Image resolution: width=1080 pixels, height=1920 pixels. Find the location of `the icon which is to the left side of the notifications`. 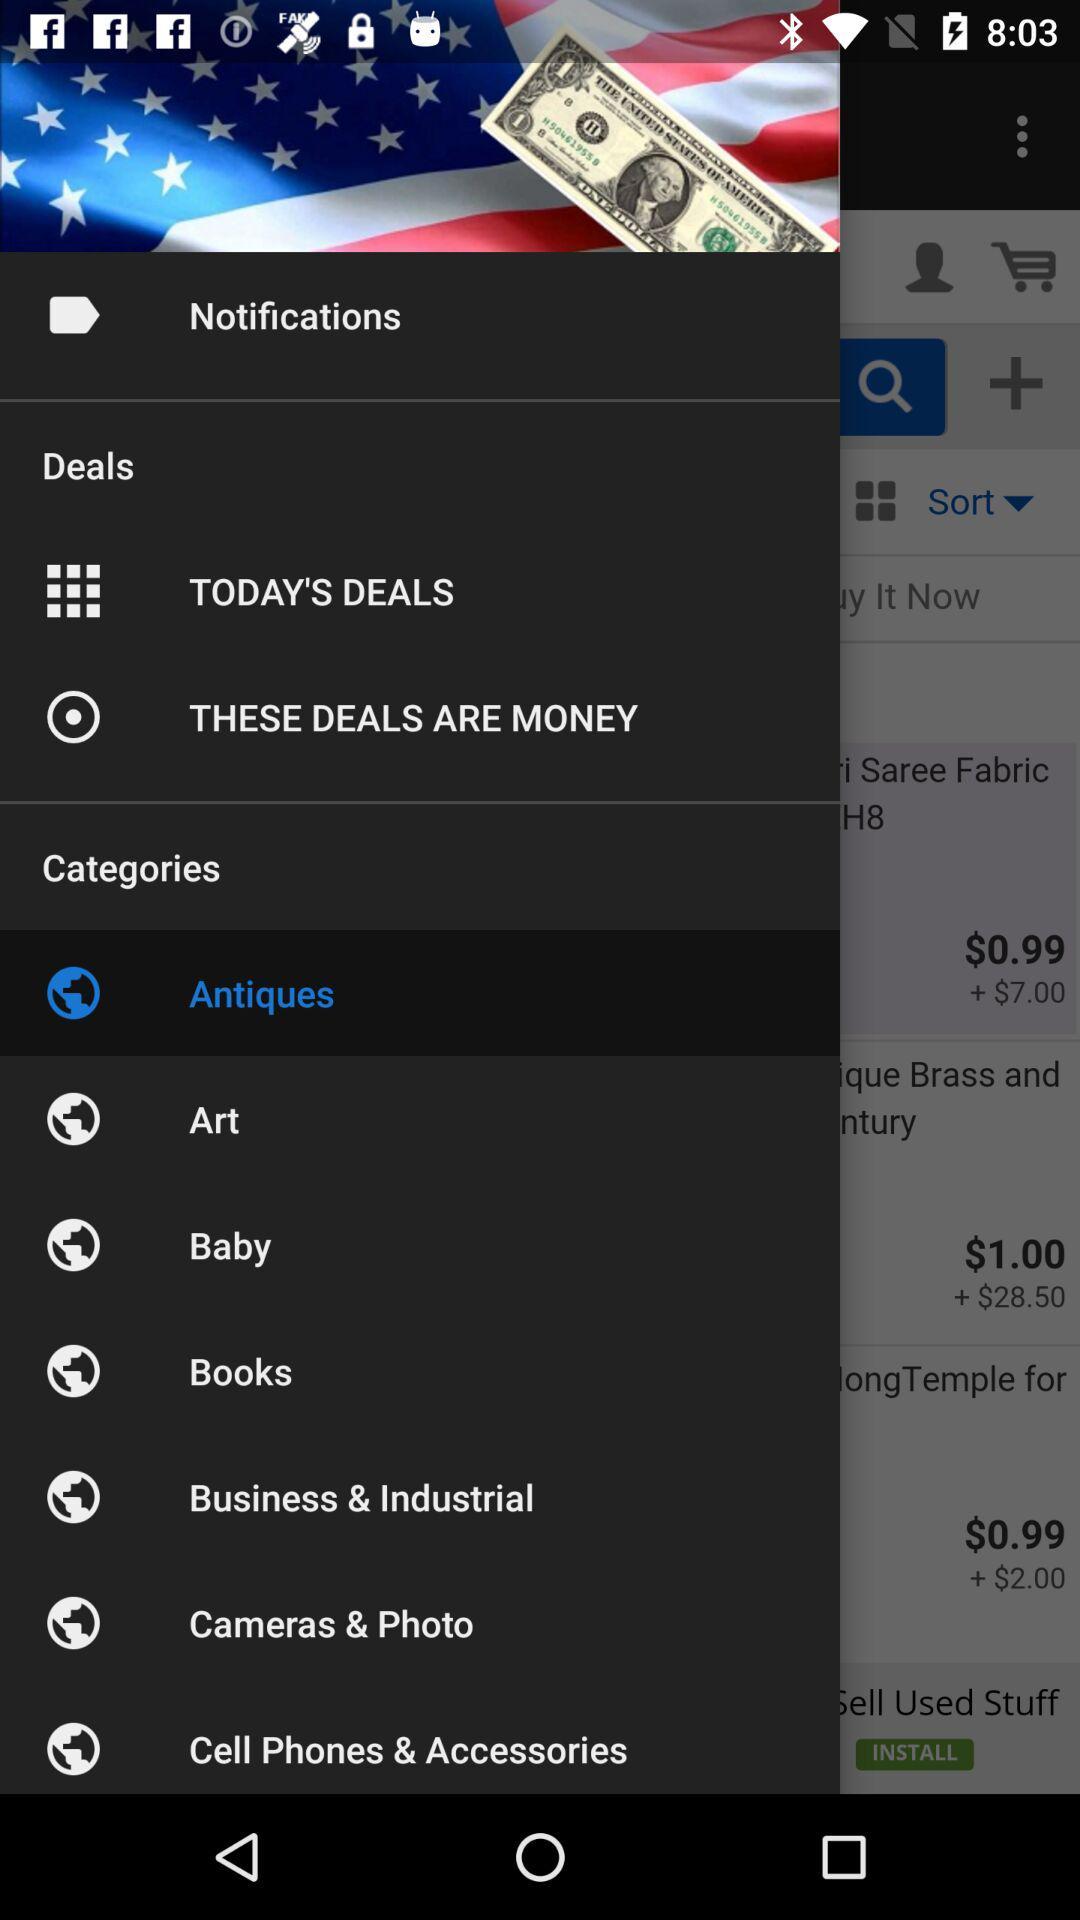

the icon which is to the left side of the notifications is located at coordinates (72, 314).